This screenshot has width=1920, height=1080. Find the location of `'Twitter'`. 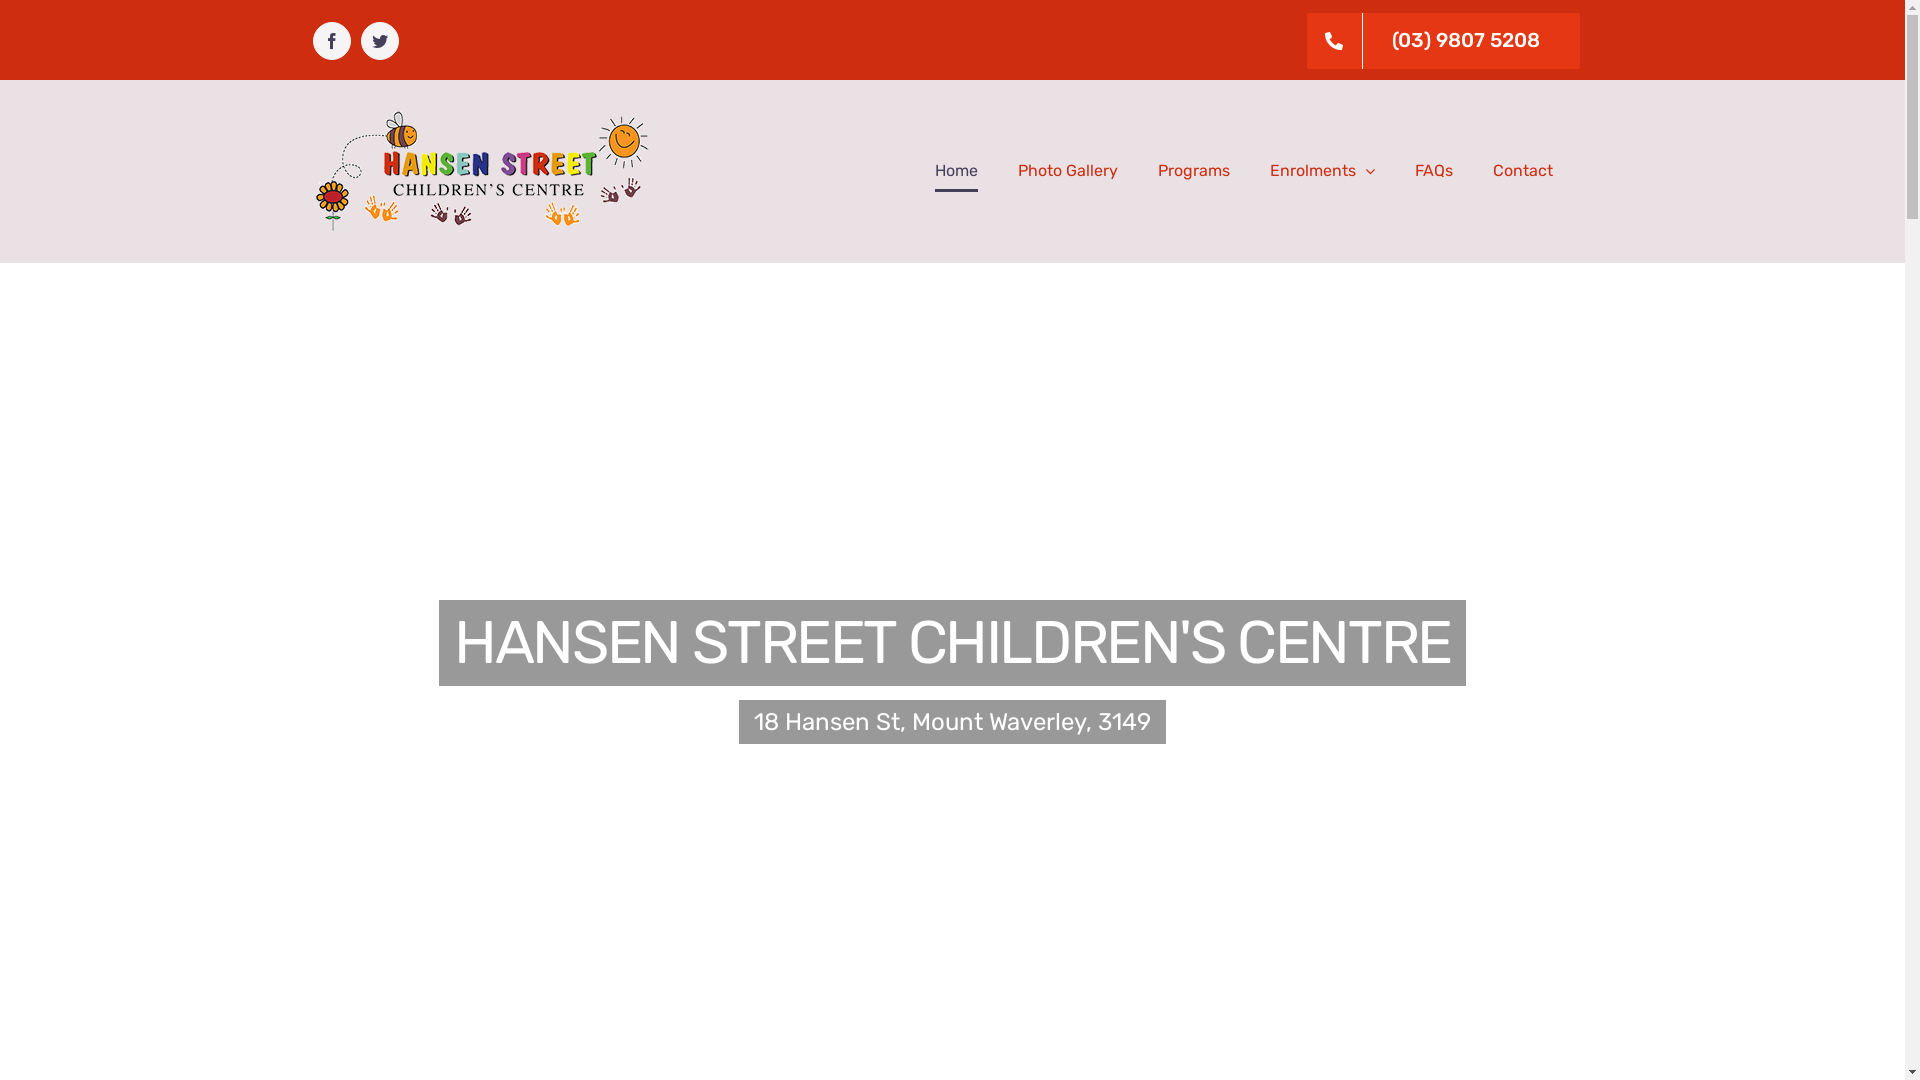

'Twitter' is located at coordinates (360, 41).